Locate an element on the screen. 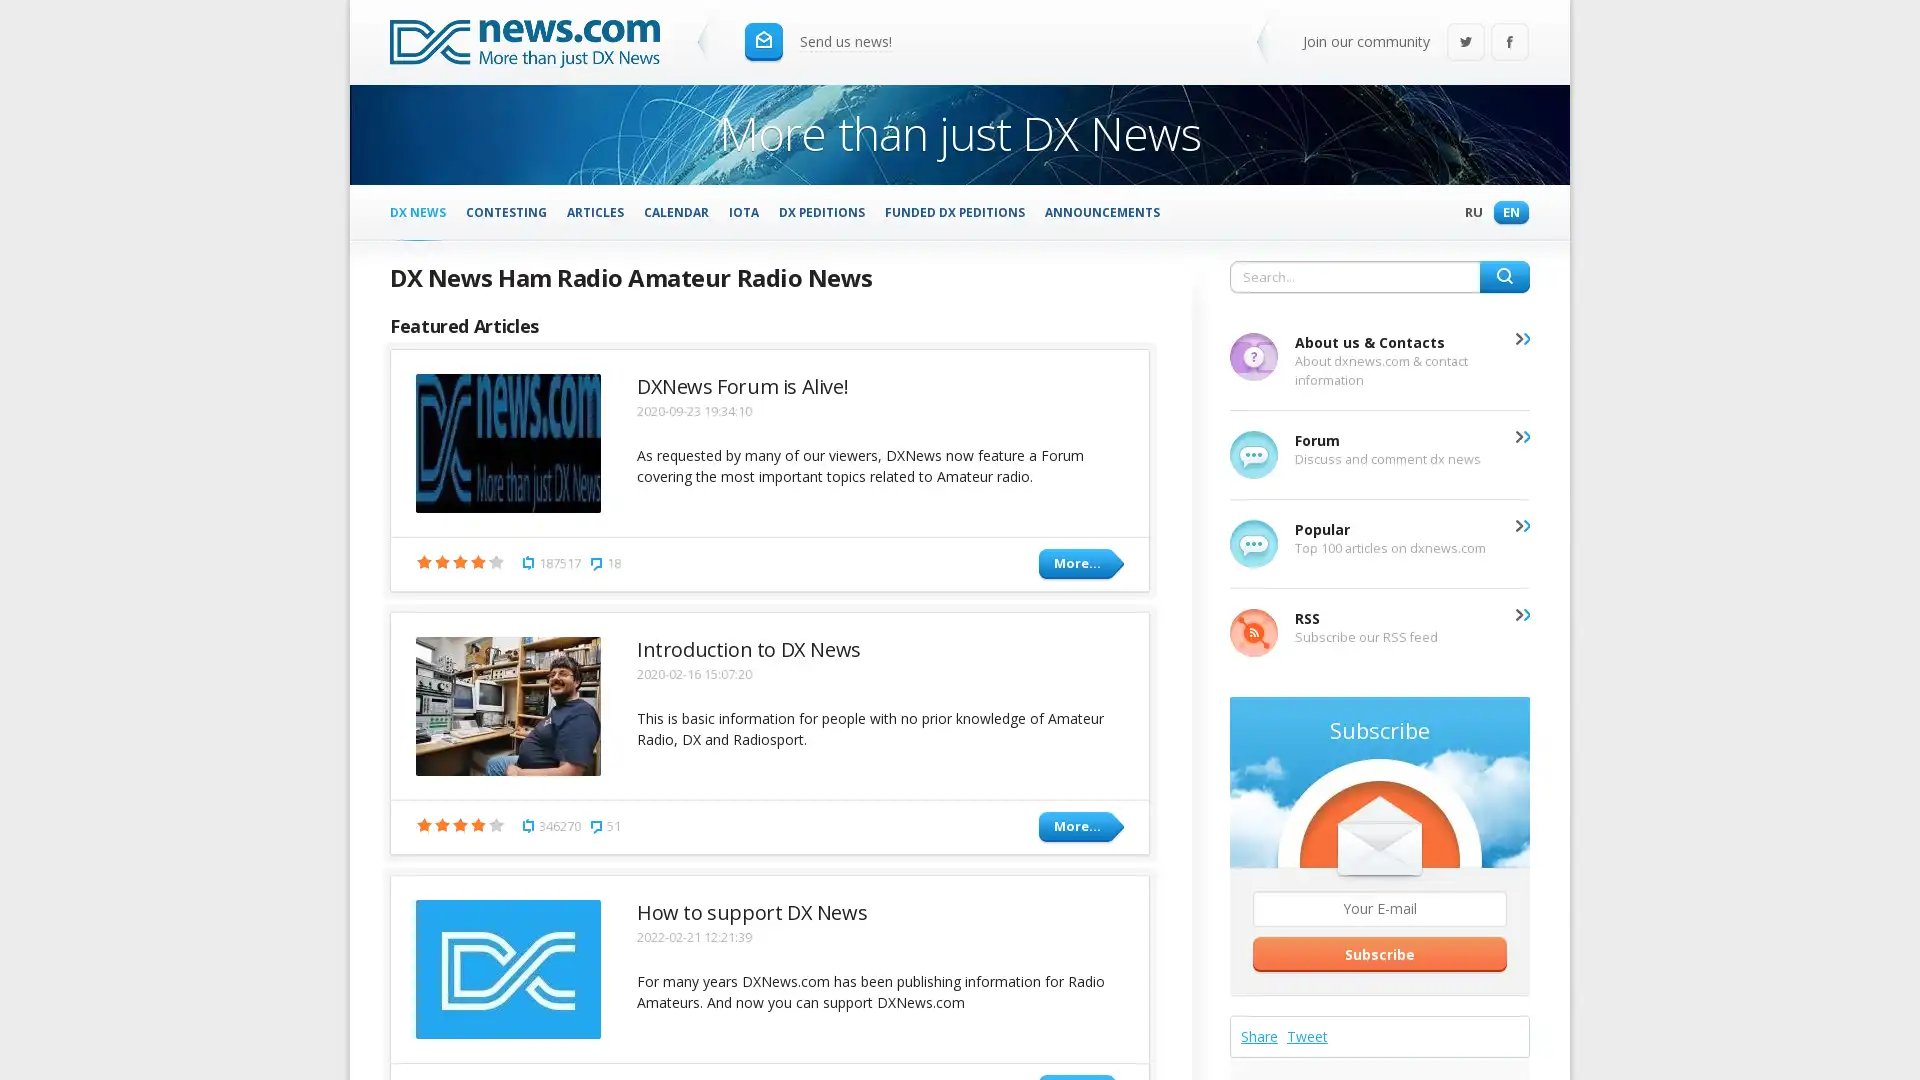 This screenshot has width=1920, height=1080. Search is located at coordinates (1505, 277).